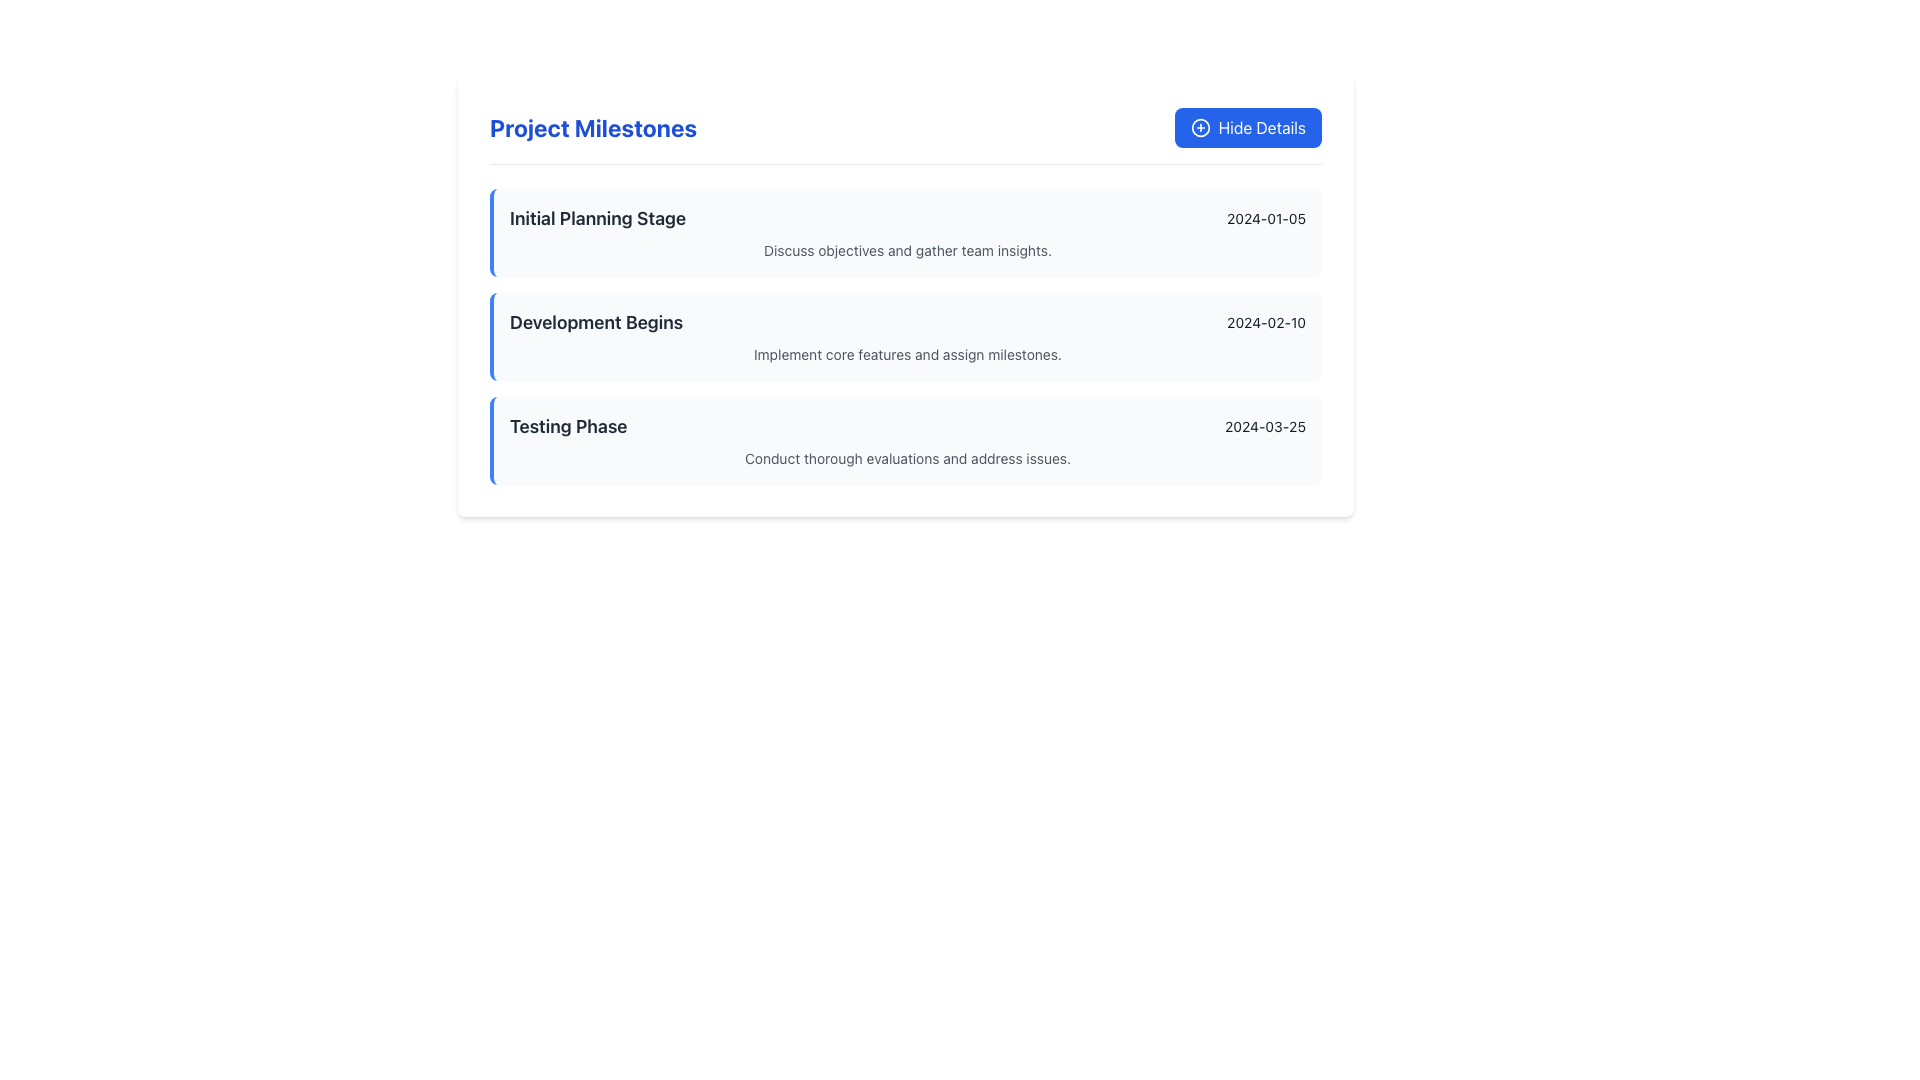  What do you see at coordinates (567, 426) in the screenshot?
I see `the Text Label that represents the title of the third milestone in the project timeline` at bounding box center [567, 426].